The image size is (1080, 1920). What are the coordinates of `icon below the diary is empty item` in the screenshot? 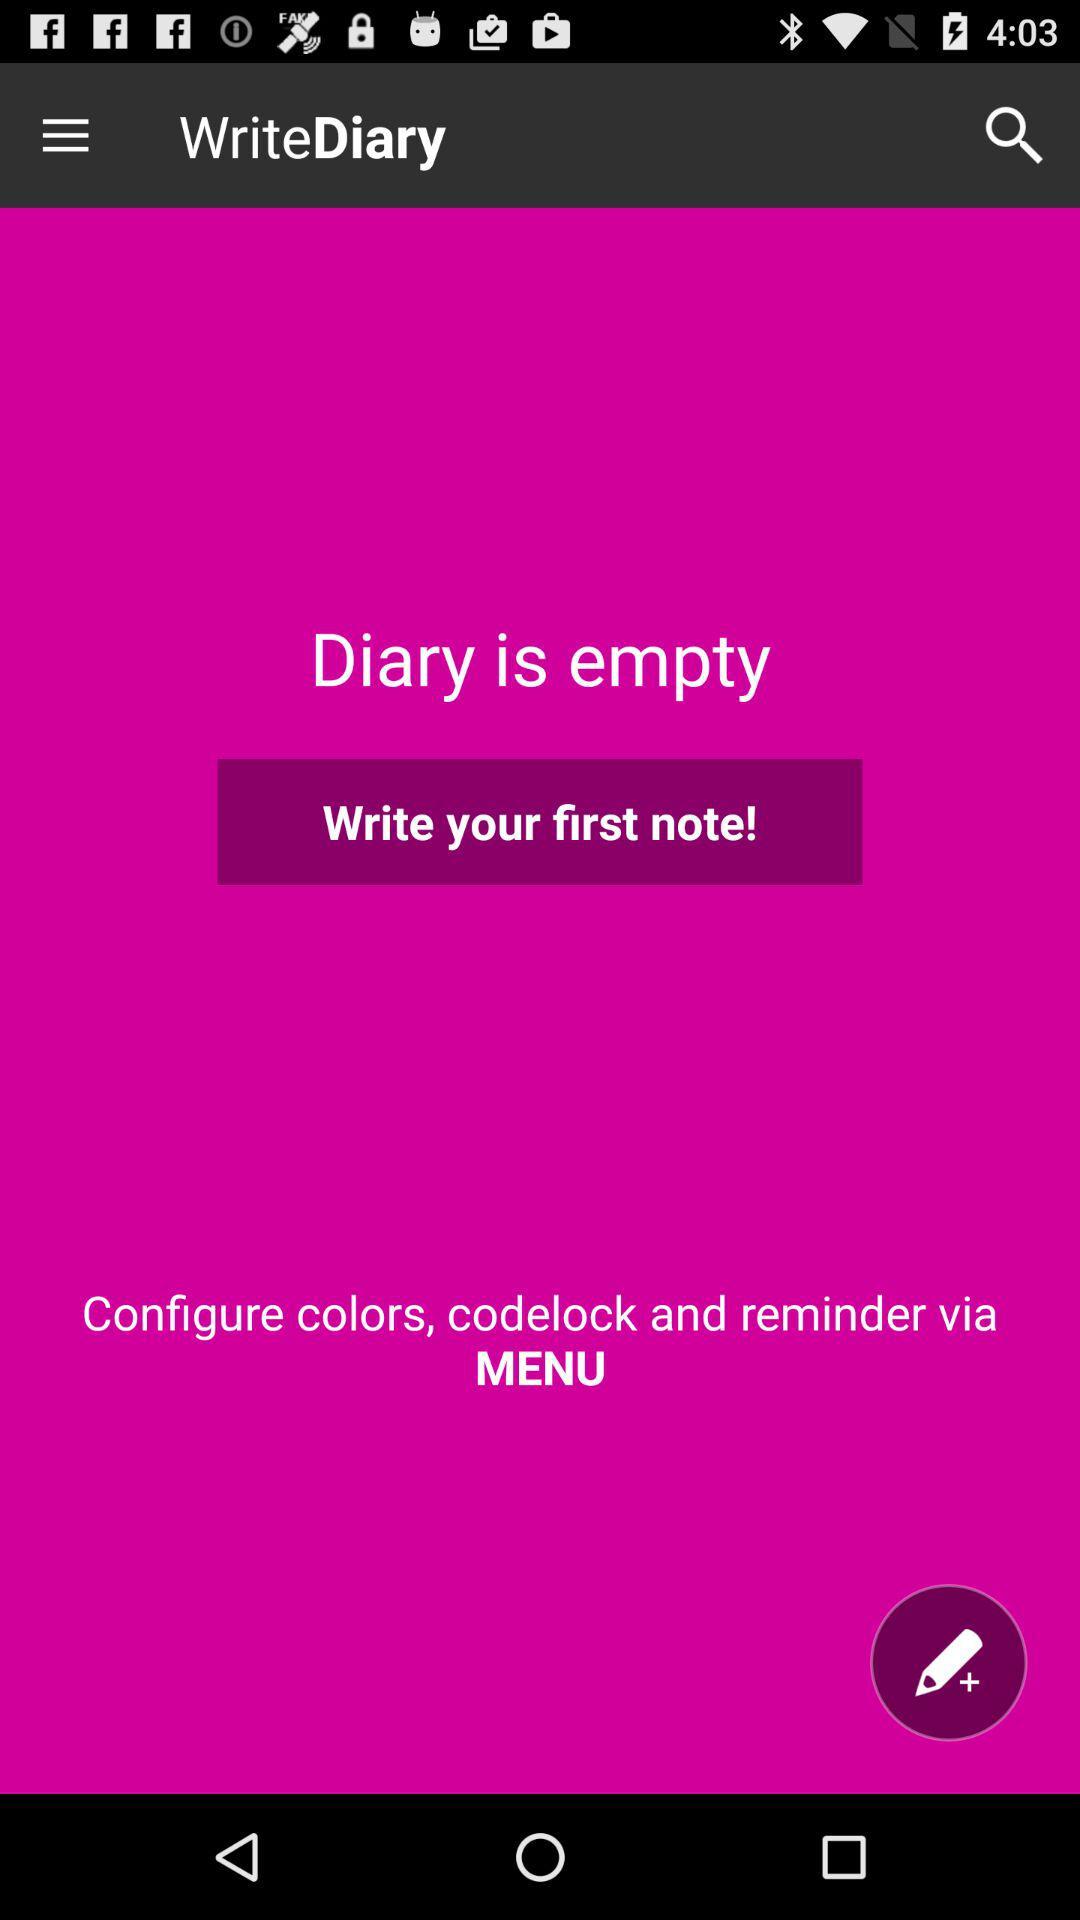 It's located at (540, 821).